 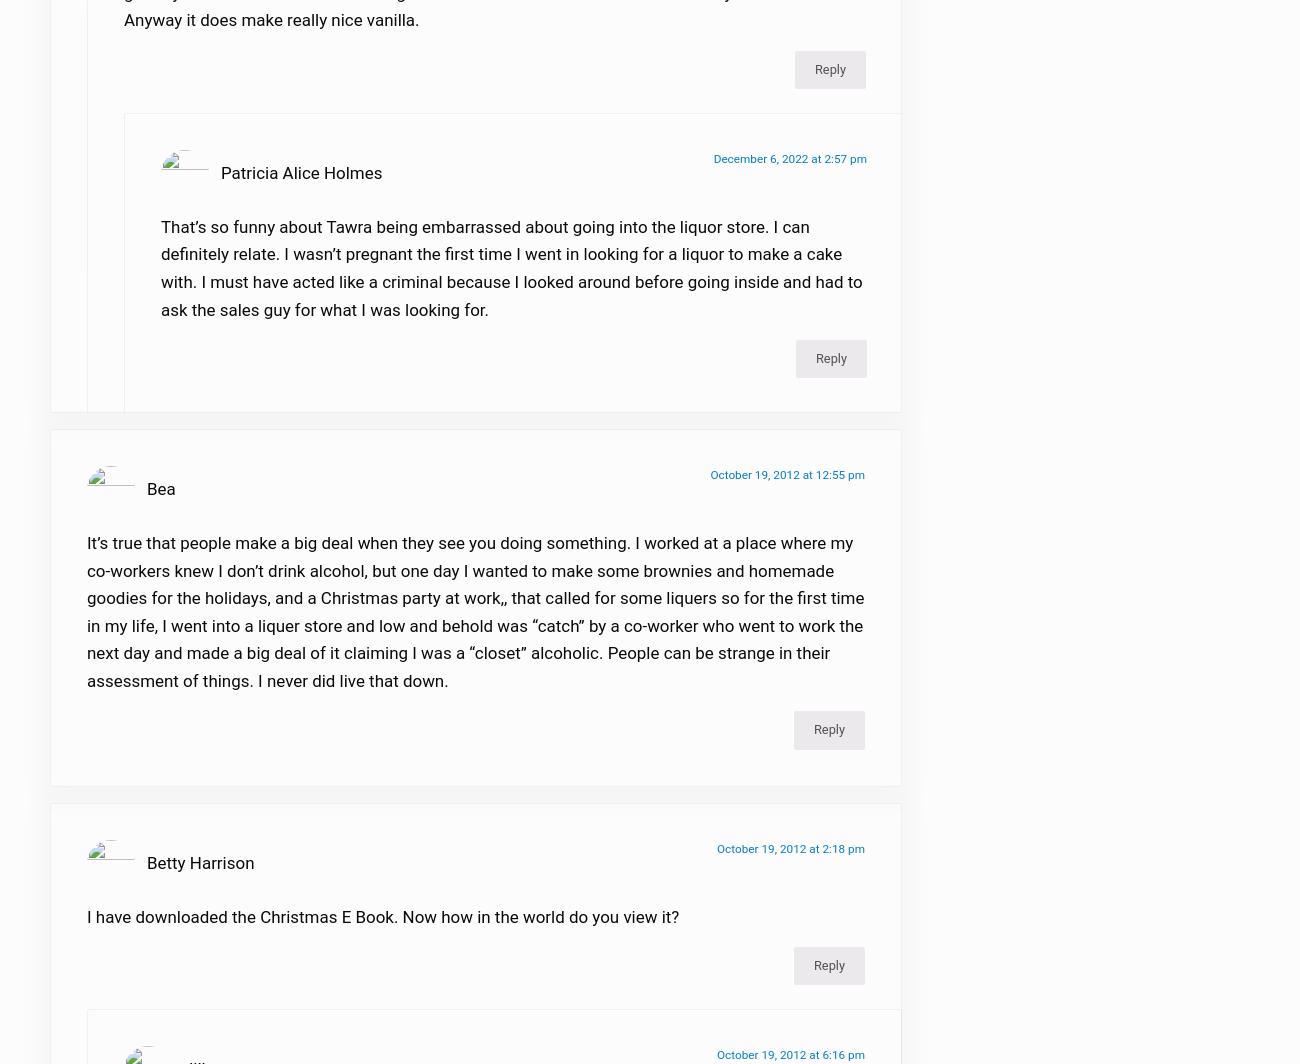 I want to click on 'Bea', so click(x=159, y=501).